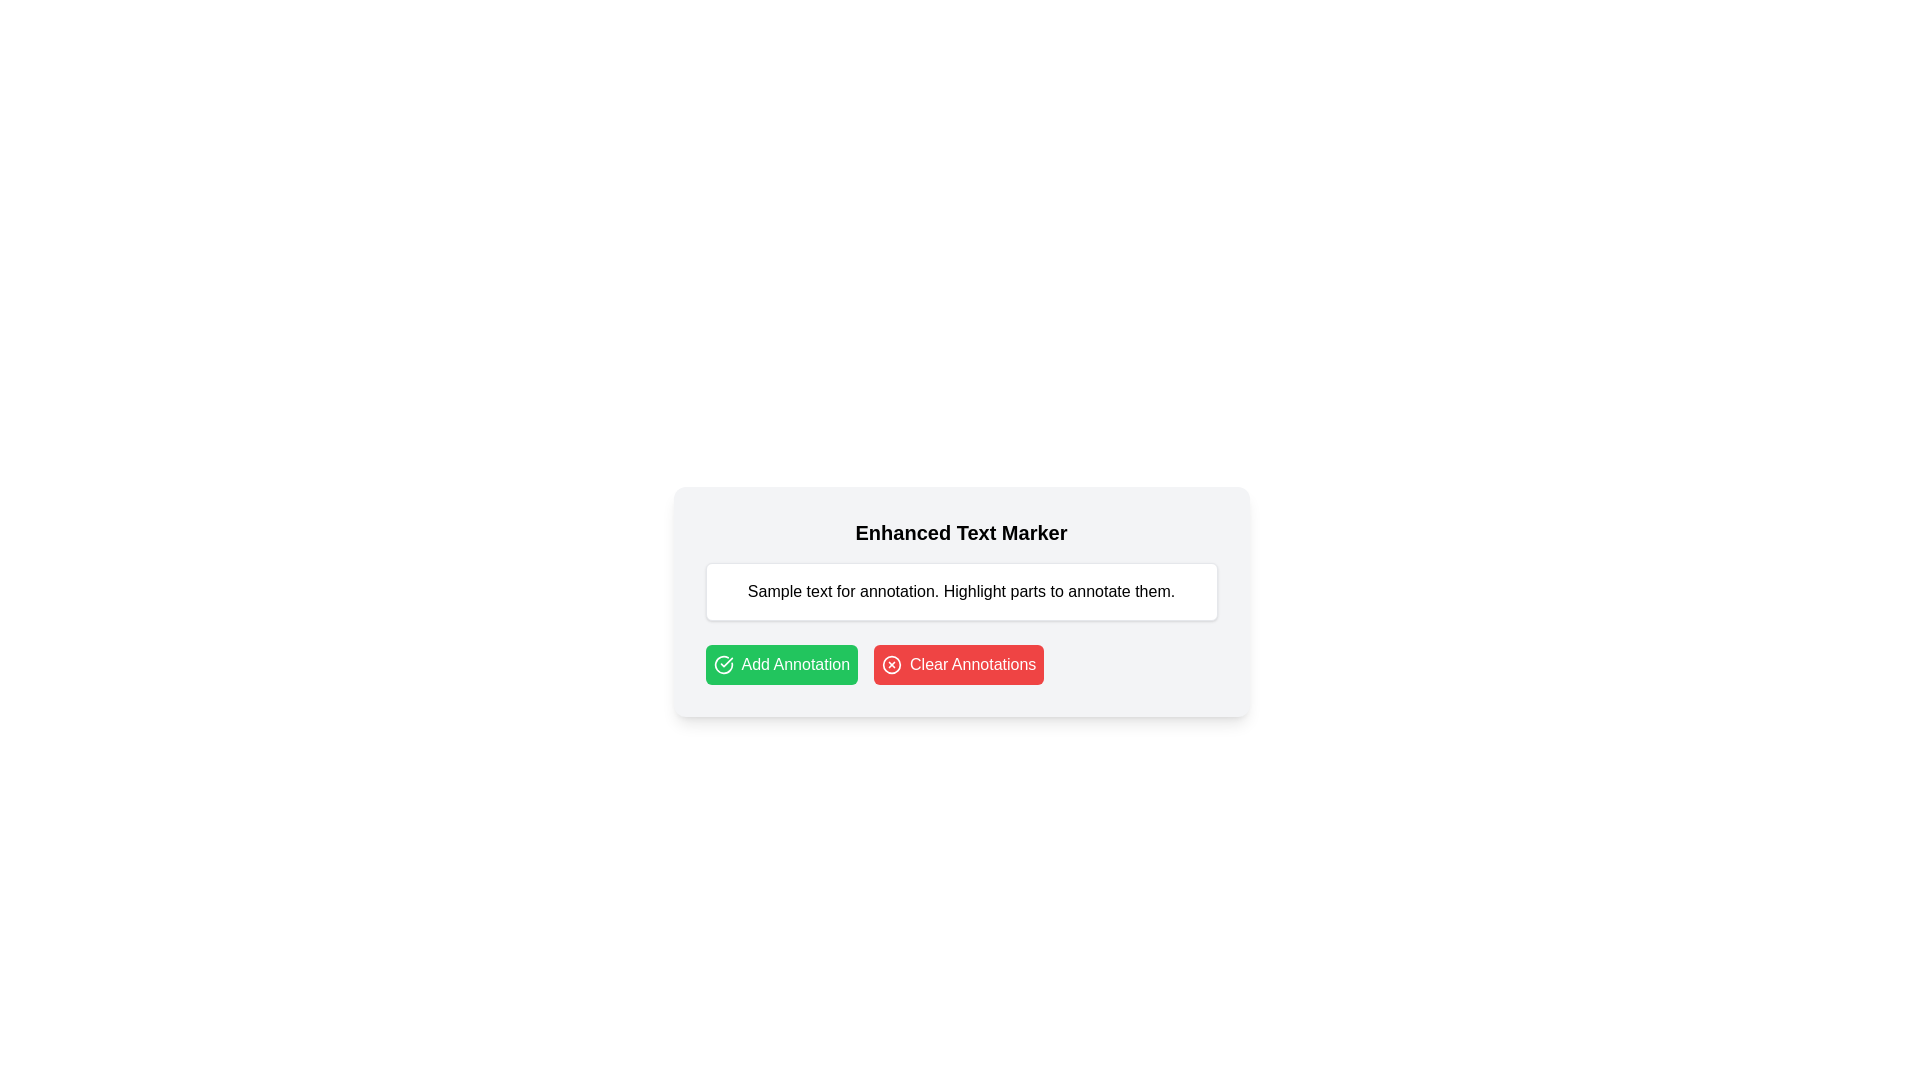 Image resolution: width=1920 pixels, height=1080 pixels. What do you see at coordinates (790, 590) in the screenshot?
I see `the fifth character in the input box labeled 'Sample text for annotation. Highlight parts to annotate them.'` at bounding box center [790, 590].